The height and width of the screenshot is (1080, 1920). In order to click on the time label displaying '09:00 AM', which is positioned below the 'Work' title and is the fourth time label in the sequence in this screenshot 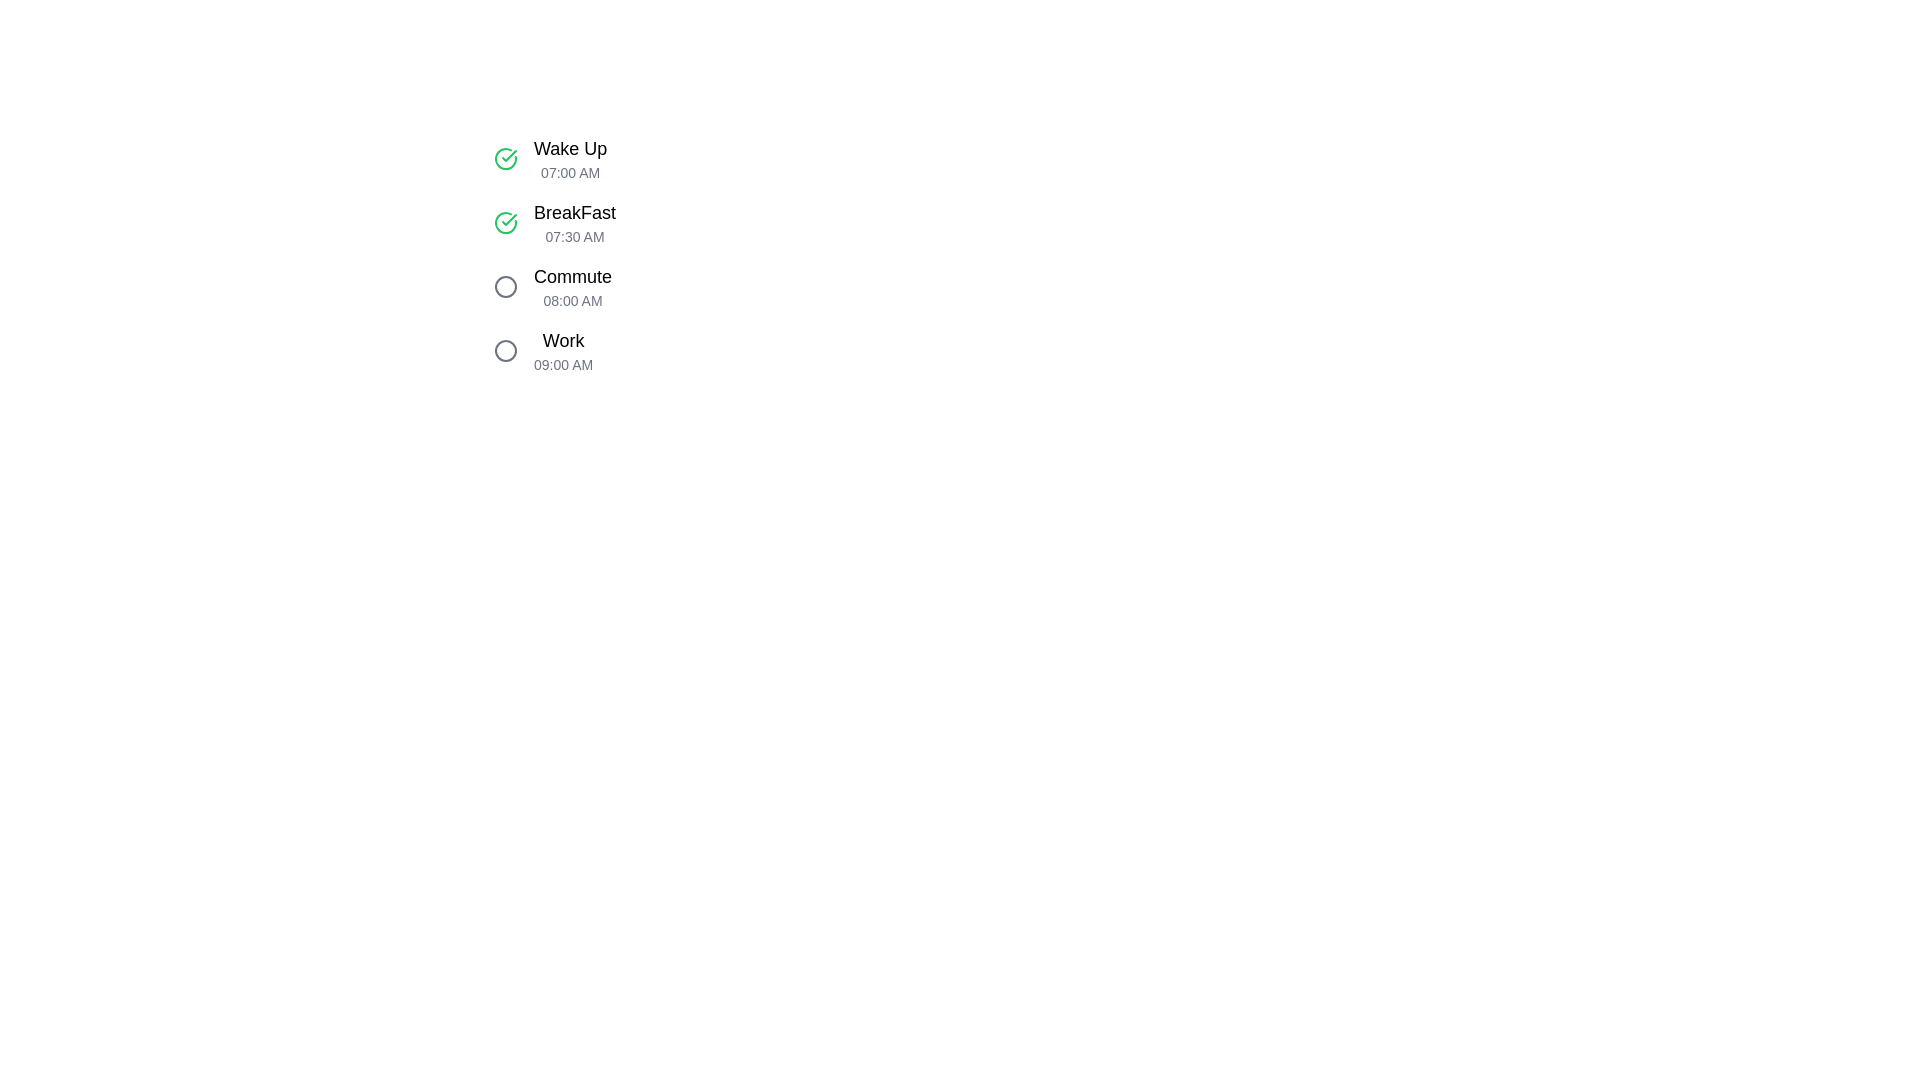, I will do `click(562, 365)`.